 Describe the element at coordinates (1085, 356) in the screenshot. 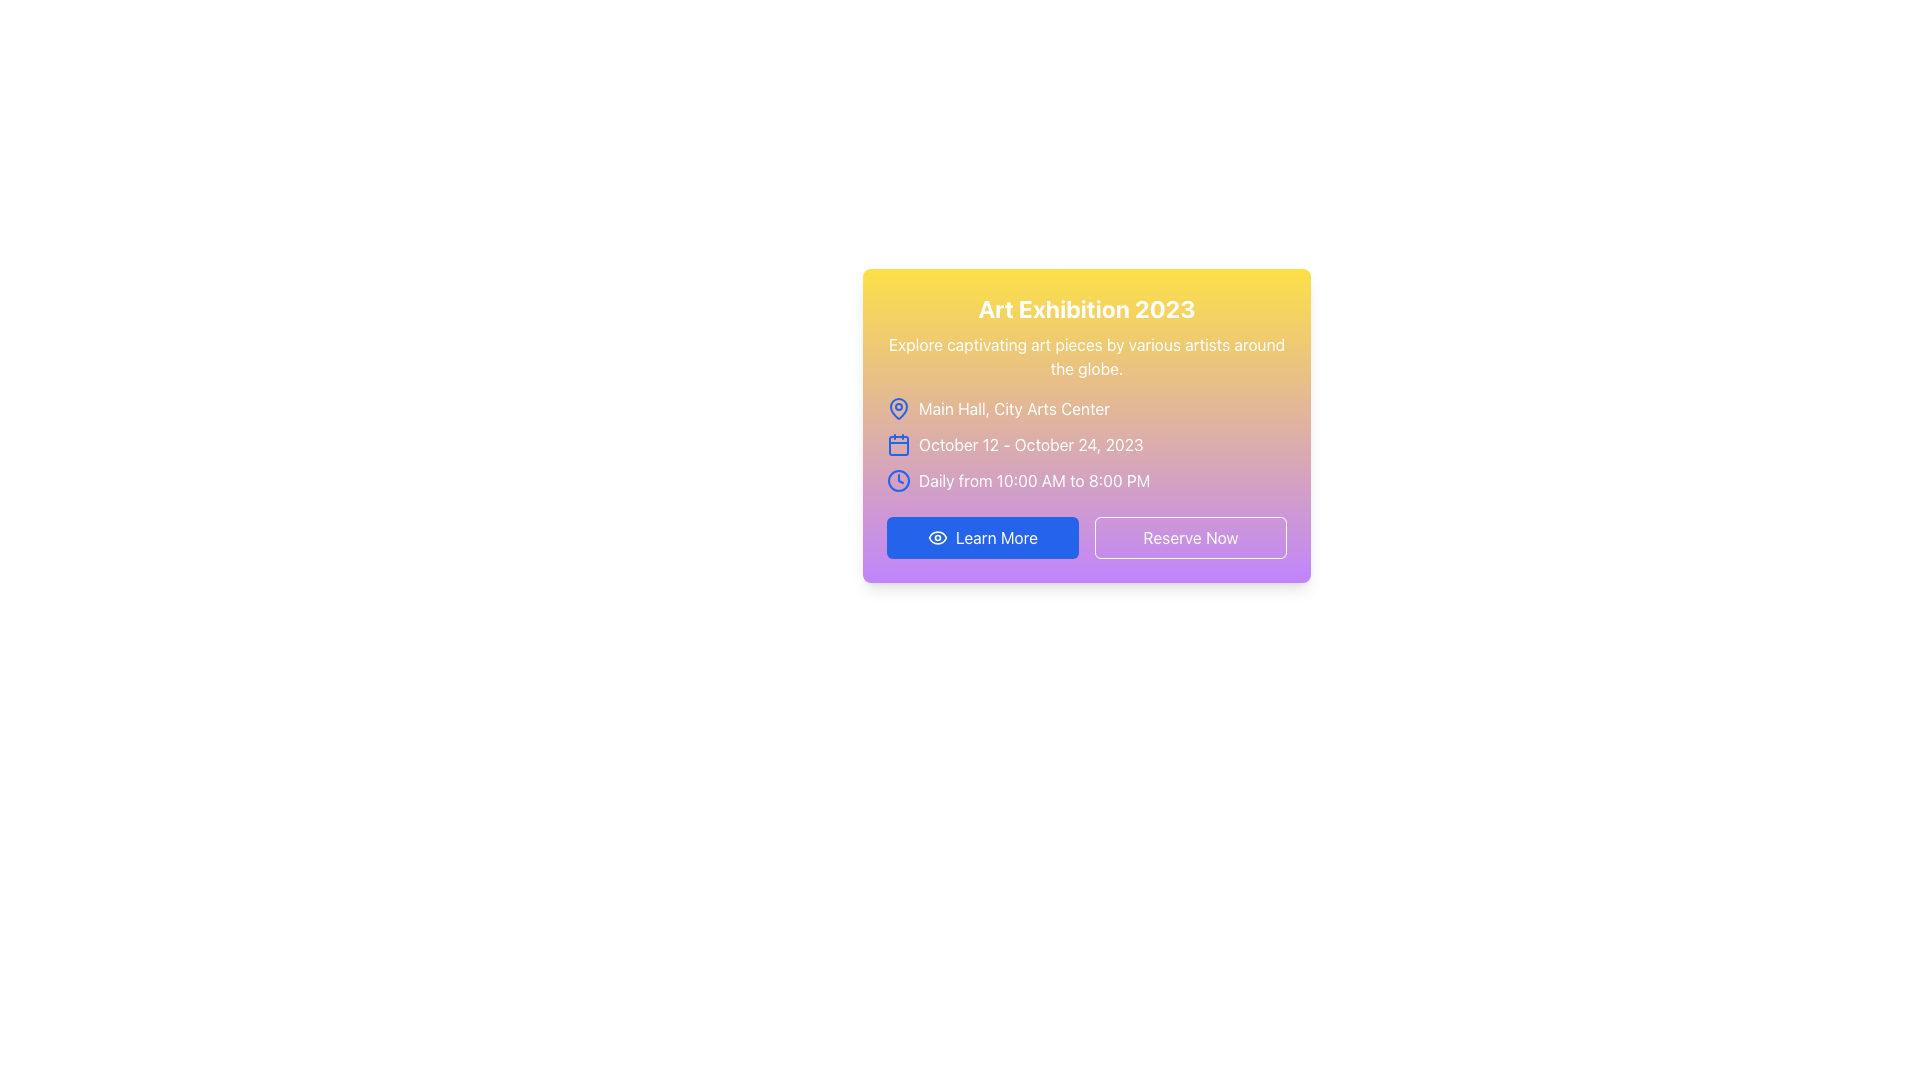

I see `the text block that provides a brief description of the art exhibition, located below the title 'Art Exhibition 2023' within a prominent card` at that location.